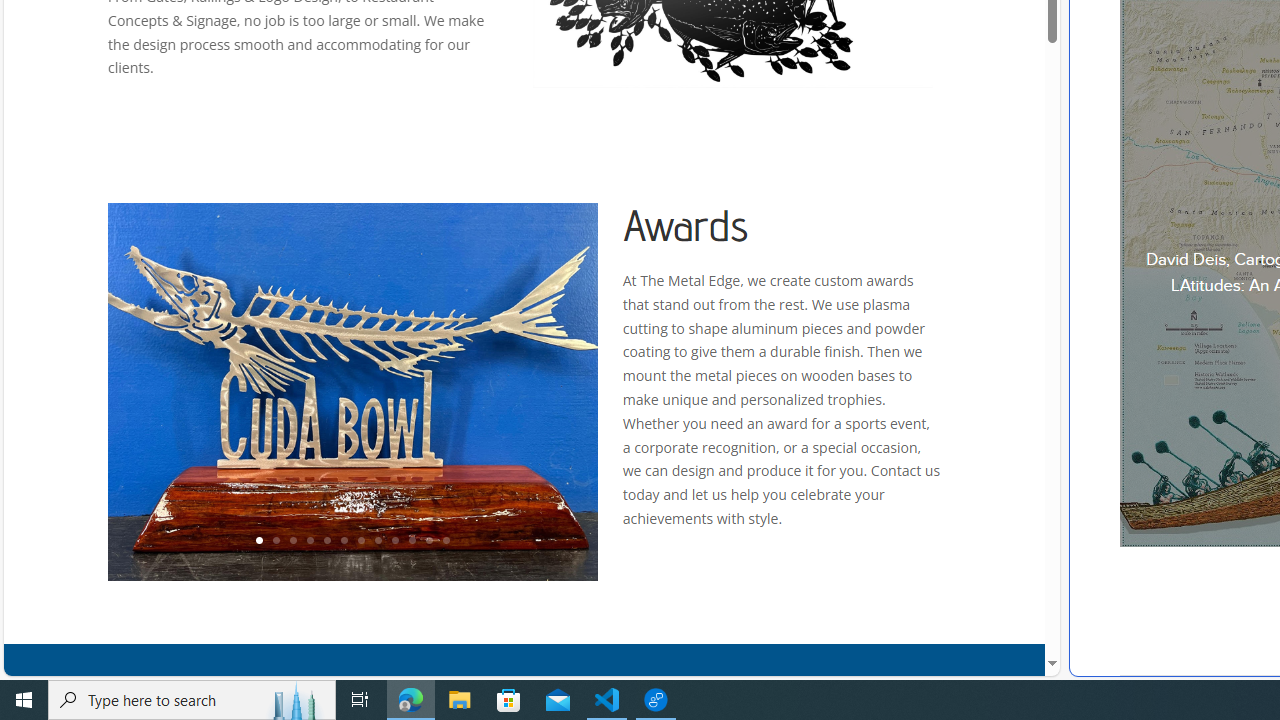  I want to click on '9', so click(394, 541).